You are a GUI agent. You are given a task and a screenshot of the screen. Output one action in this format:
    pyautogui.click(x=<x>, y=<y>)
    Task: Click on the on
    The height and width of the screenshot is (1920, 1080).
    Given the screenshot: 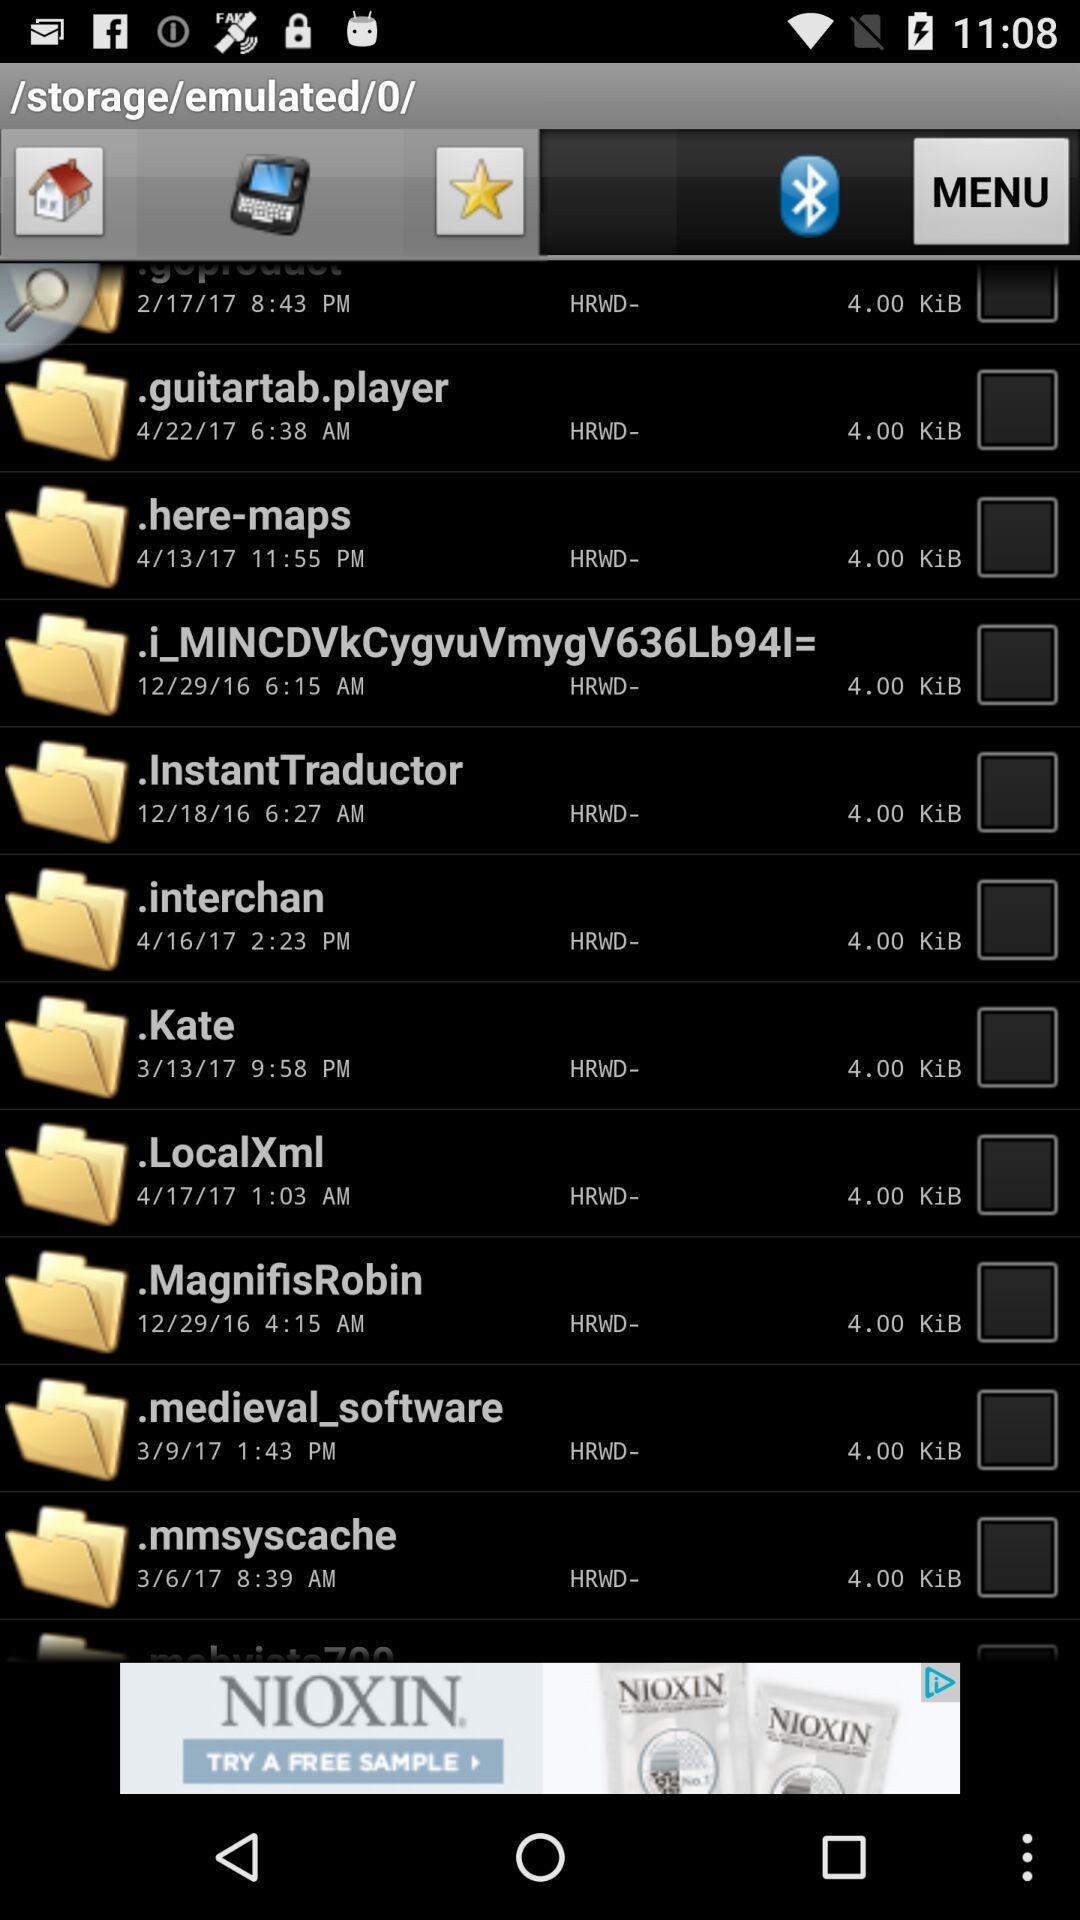 What is the action you would take?
    pyautogui.click(x=1023, y=1300)
    